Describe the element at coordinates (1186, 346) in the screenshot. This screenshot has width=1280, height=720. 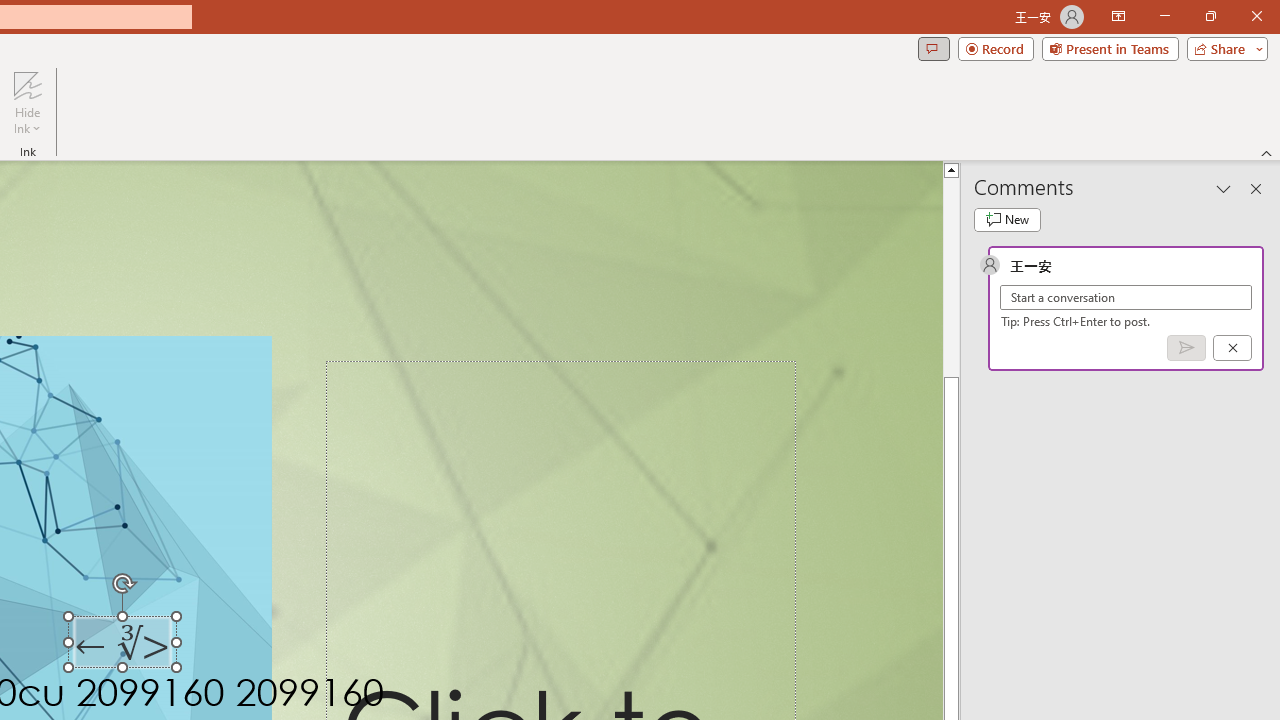
I see `'Post comment (Ctrl + Enter)'` at that location.